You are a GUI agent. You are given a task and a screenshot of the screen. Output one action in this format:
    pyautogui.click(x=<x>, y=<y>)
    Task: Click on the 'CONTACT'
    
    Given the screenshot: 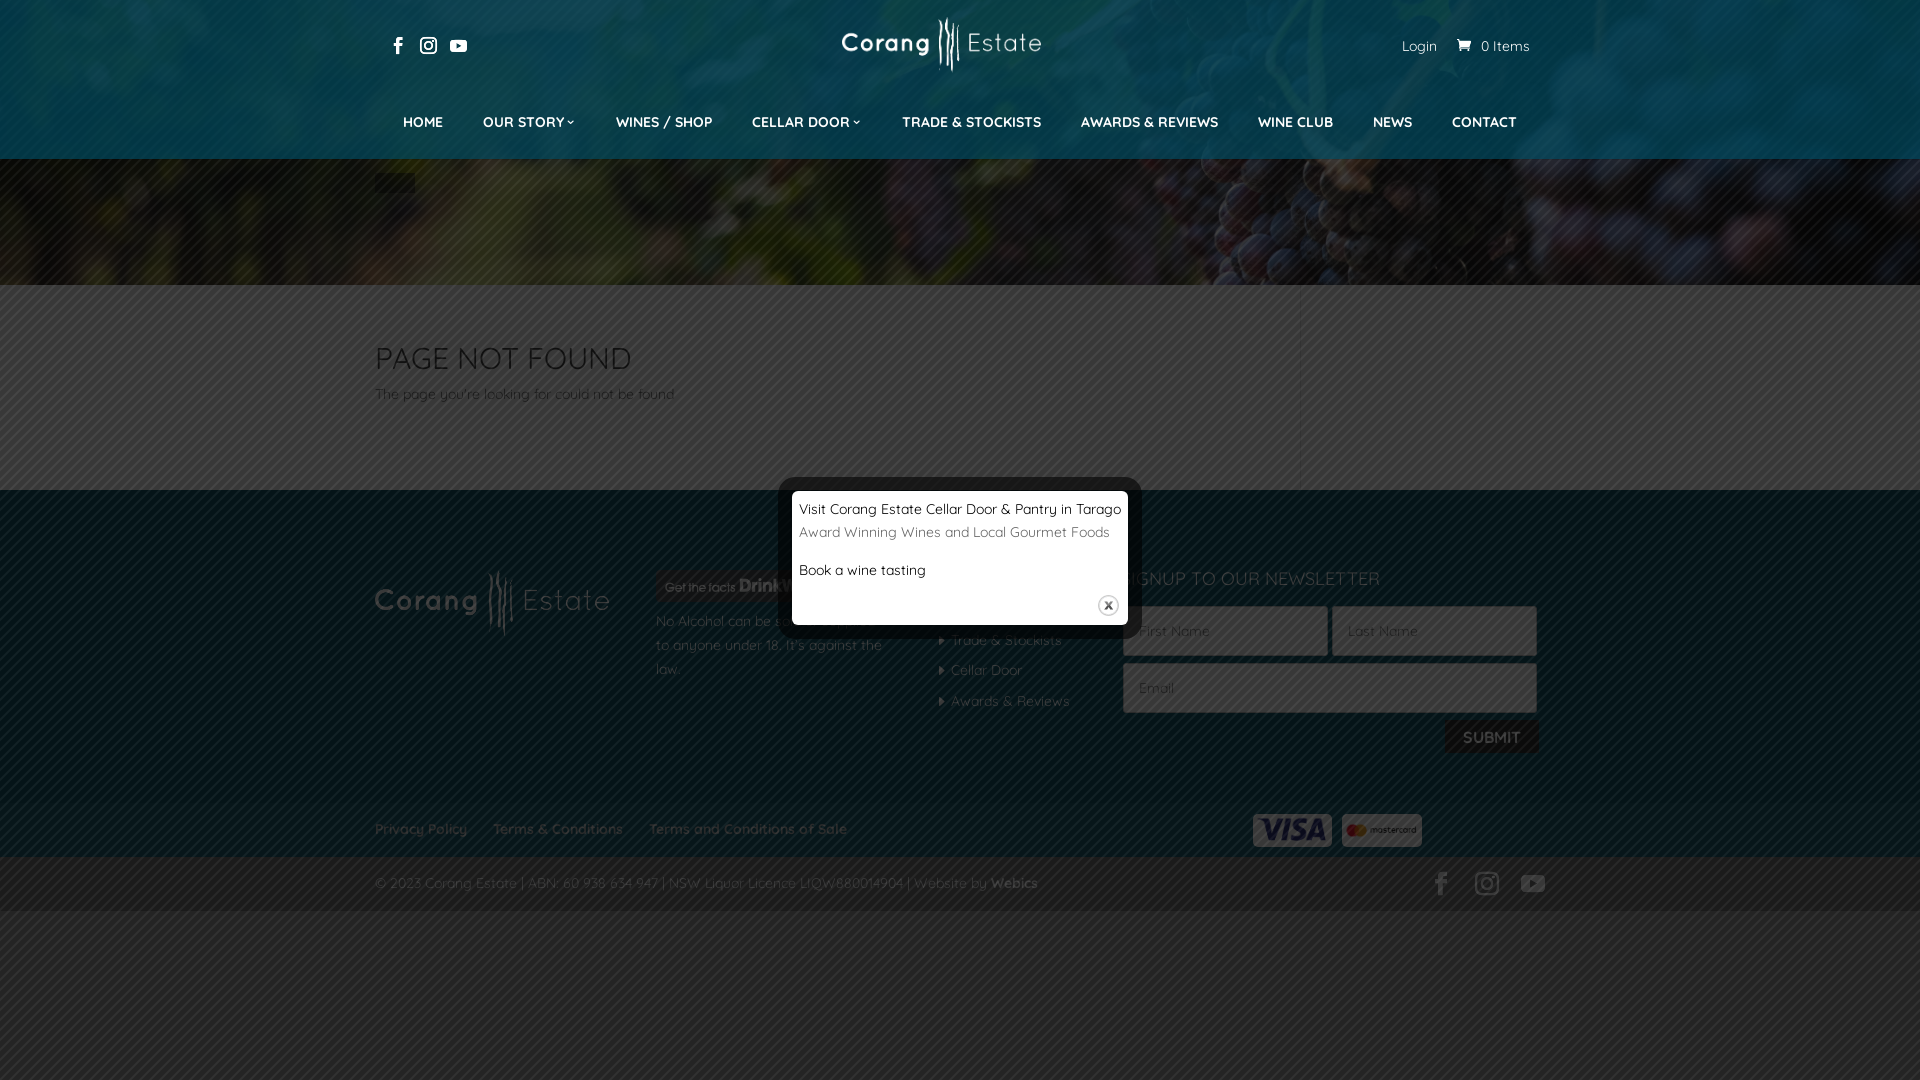 What is the action you would take?
    pyautogui.click(x=1484, y=122)
    